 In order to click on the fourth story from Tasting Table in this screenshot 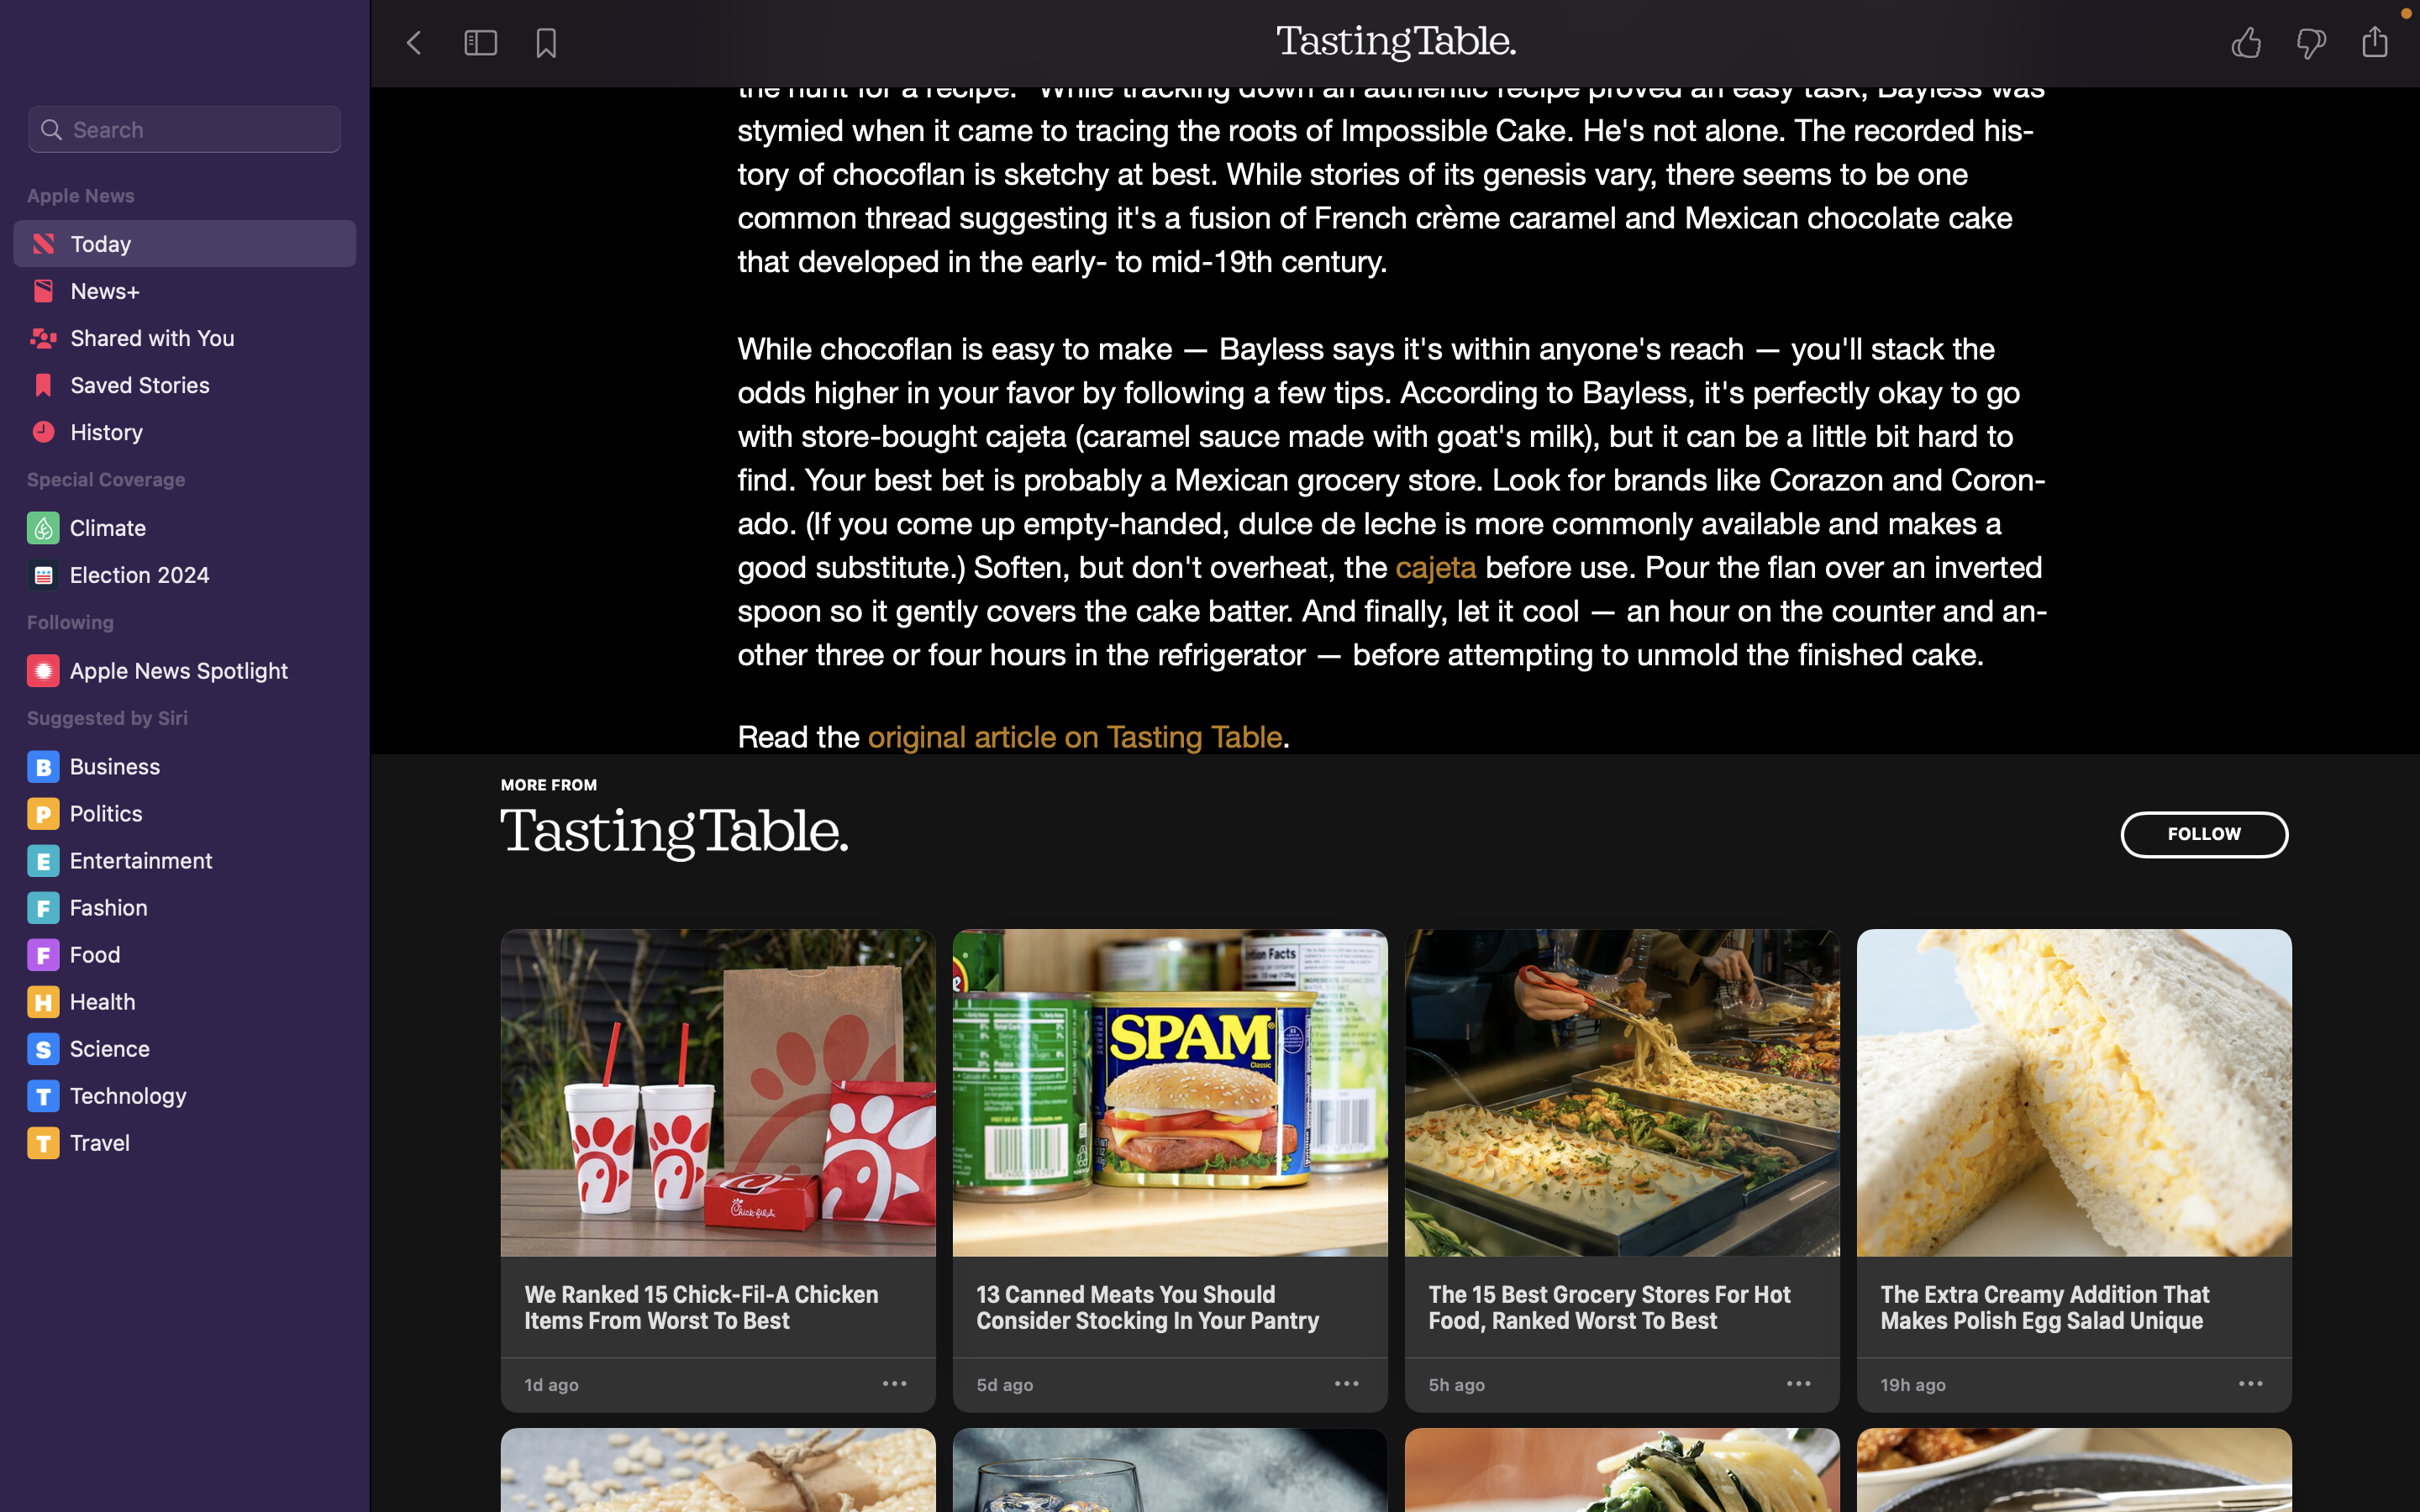, I will do `click(2073, 1143)`.